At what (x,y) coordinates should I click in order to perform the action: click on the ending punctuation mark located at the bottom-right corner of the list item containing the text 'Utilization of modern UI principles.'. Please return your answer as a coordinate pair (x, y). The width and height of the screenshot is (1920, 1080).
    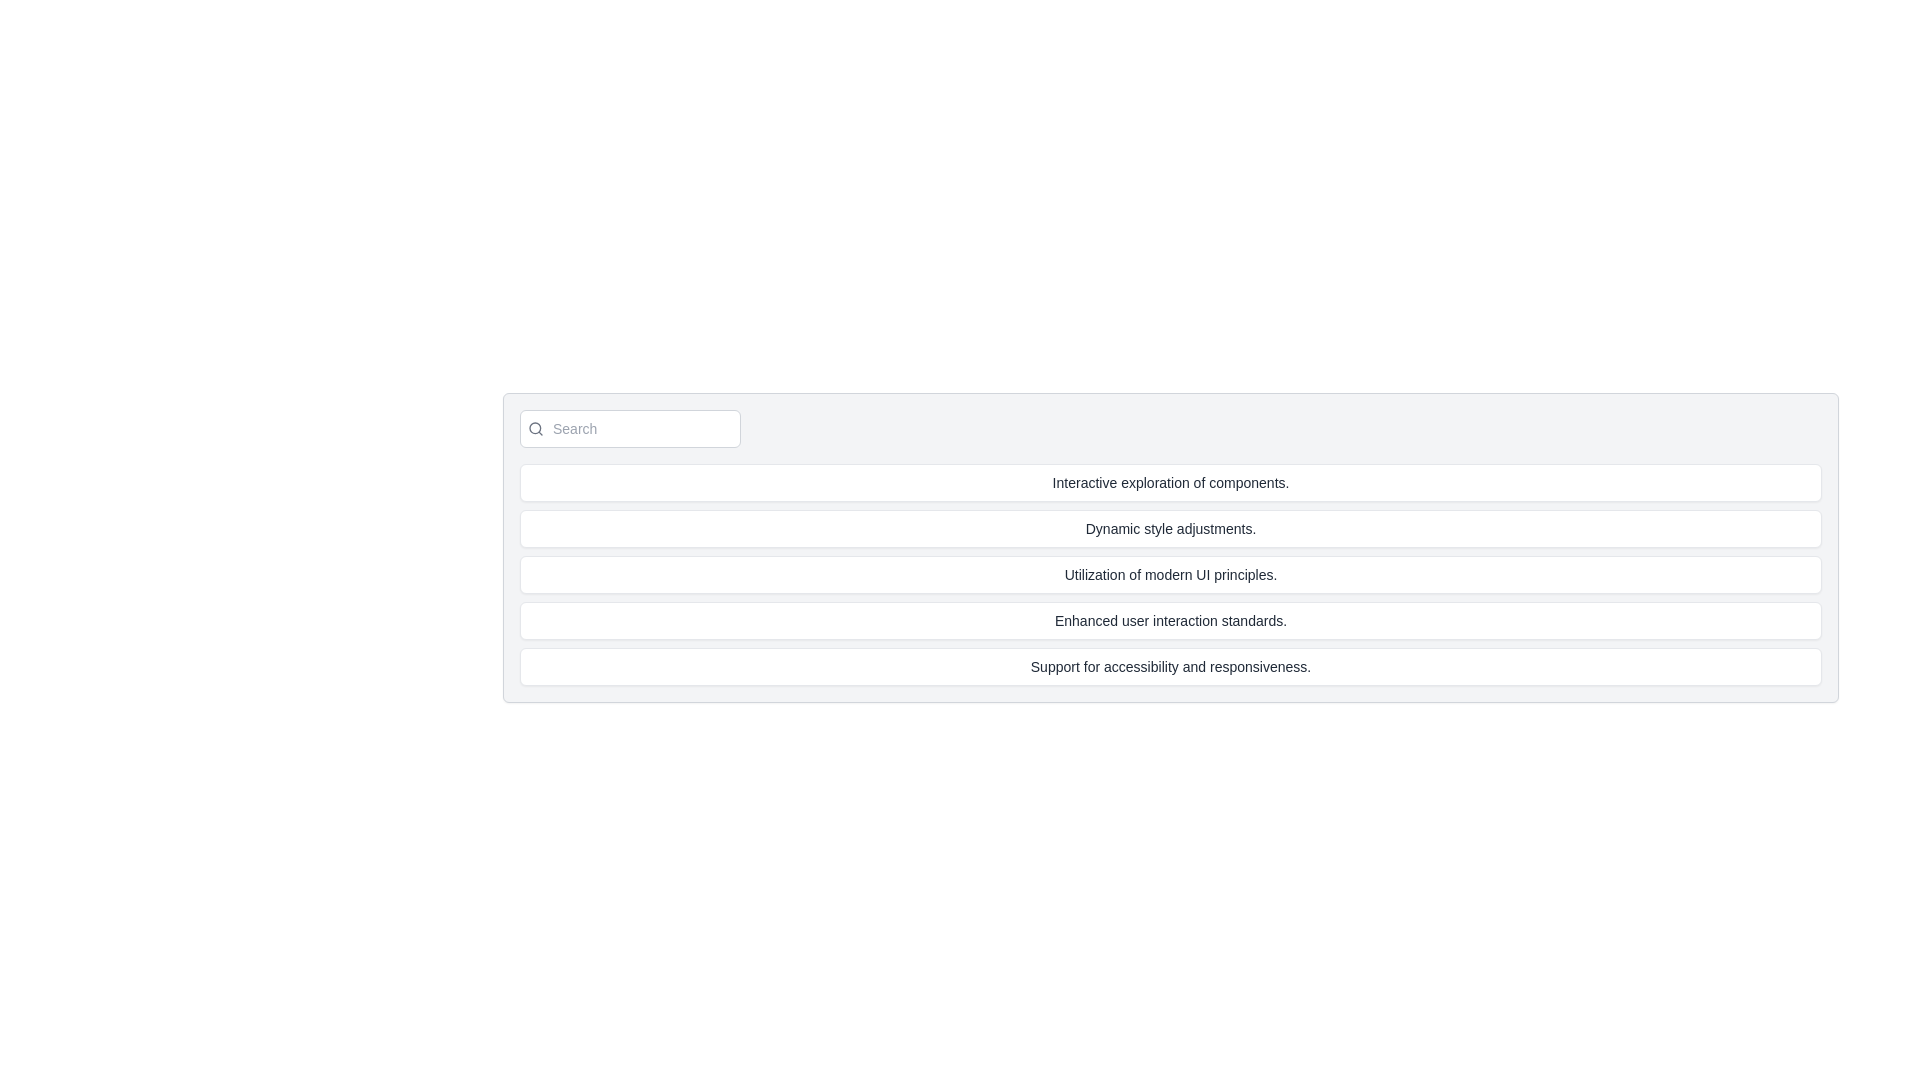
    Looking at the image, I should click on (1274, 574).